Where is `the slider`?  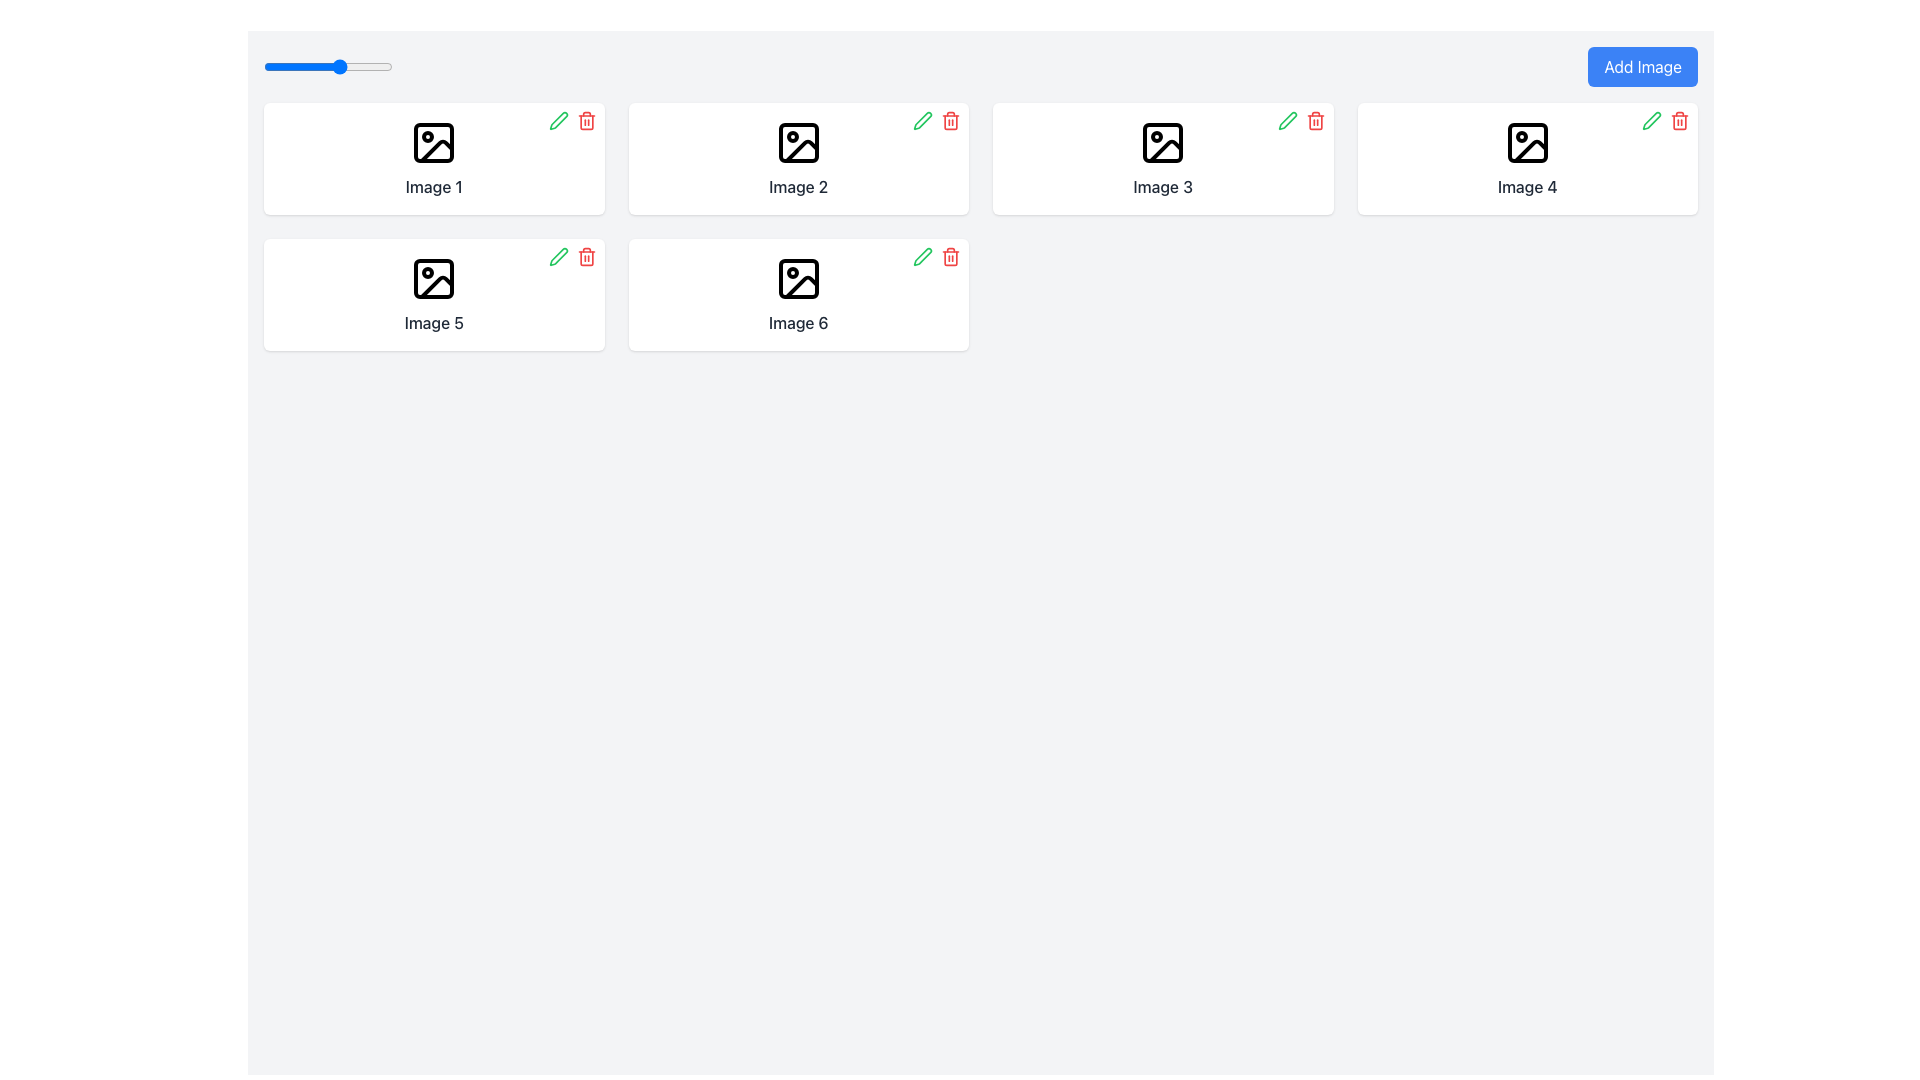 the slider is located at coordinates (263, 65).